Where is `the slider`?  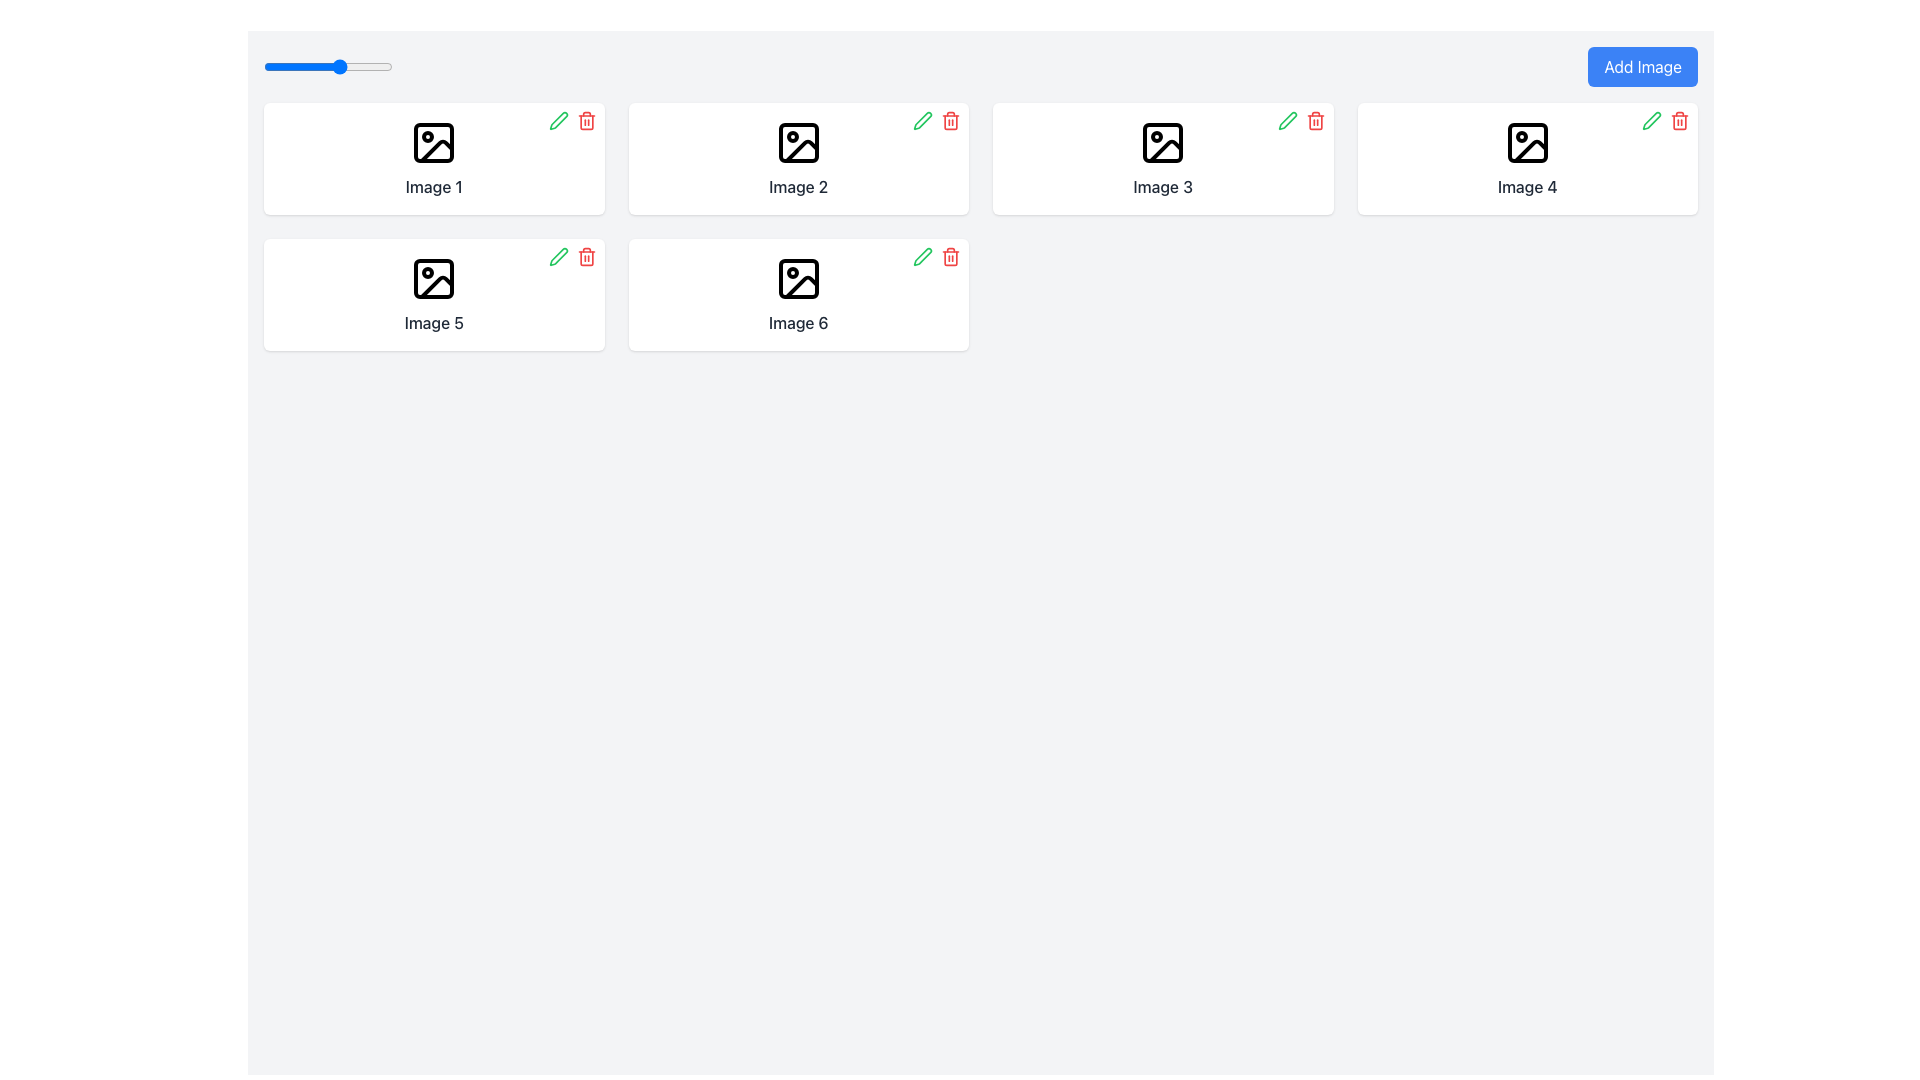 the slider is located at coordinates (263, 65).